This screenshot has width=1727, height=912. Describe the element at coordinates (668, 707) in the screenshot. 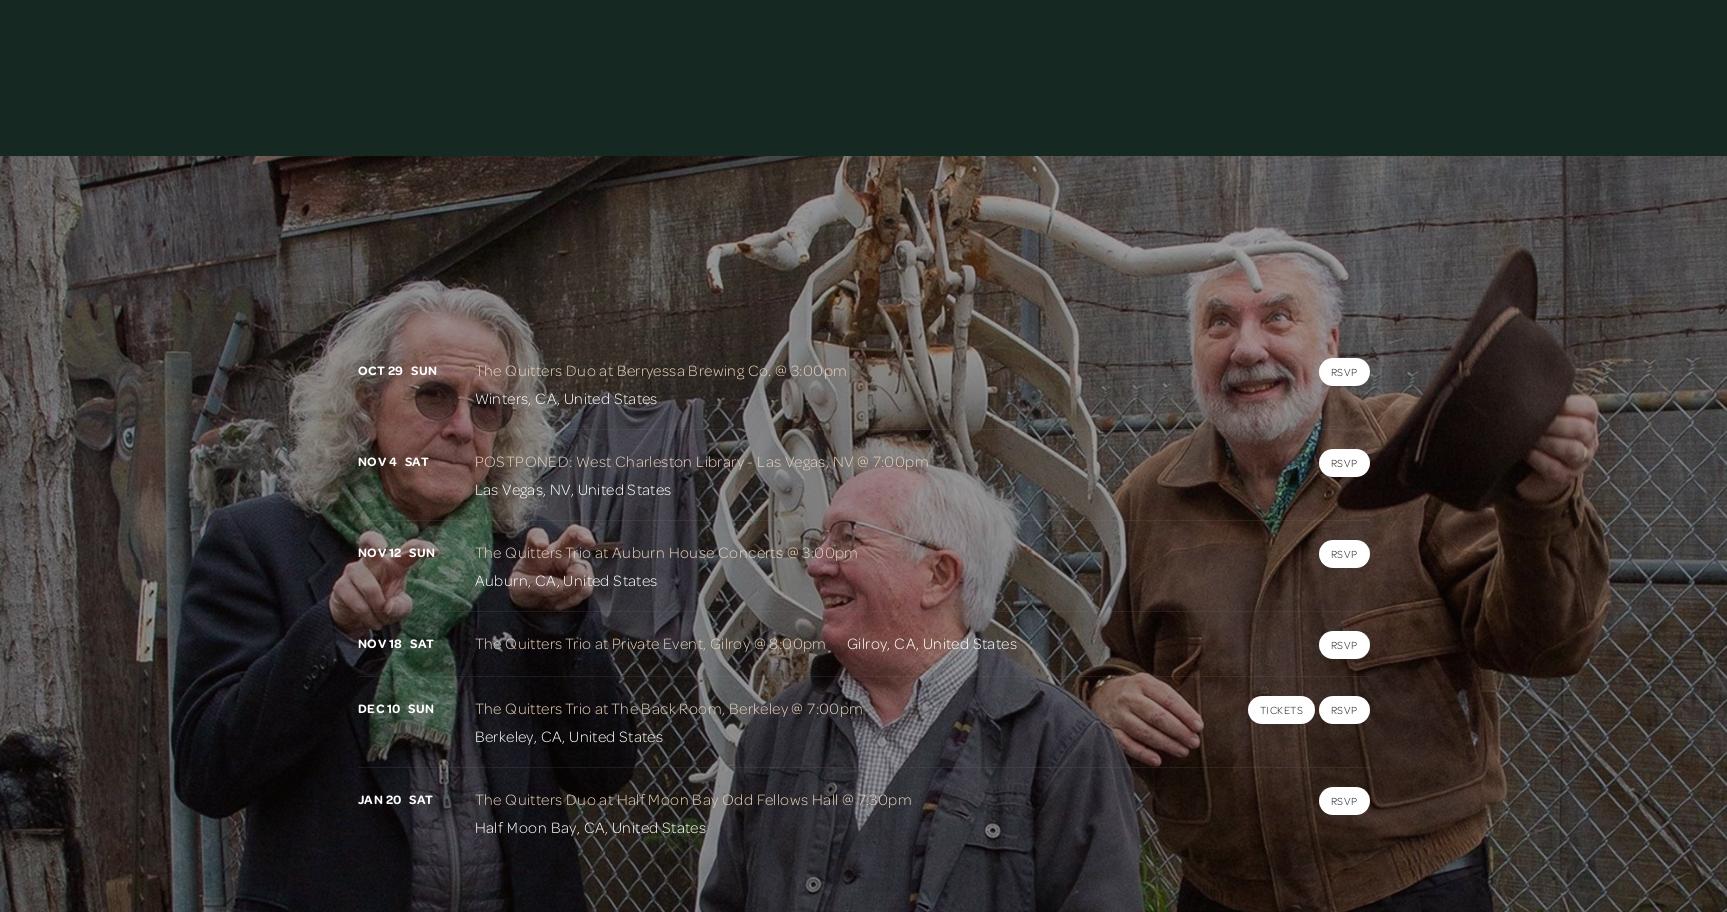

I see `'The Quitters Trio at The Back Room, Berkeley
                    
                    @ 7:00pm'` at that location.